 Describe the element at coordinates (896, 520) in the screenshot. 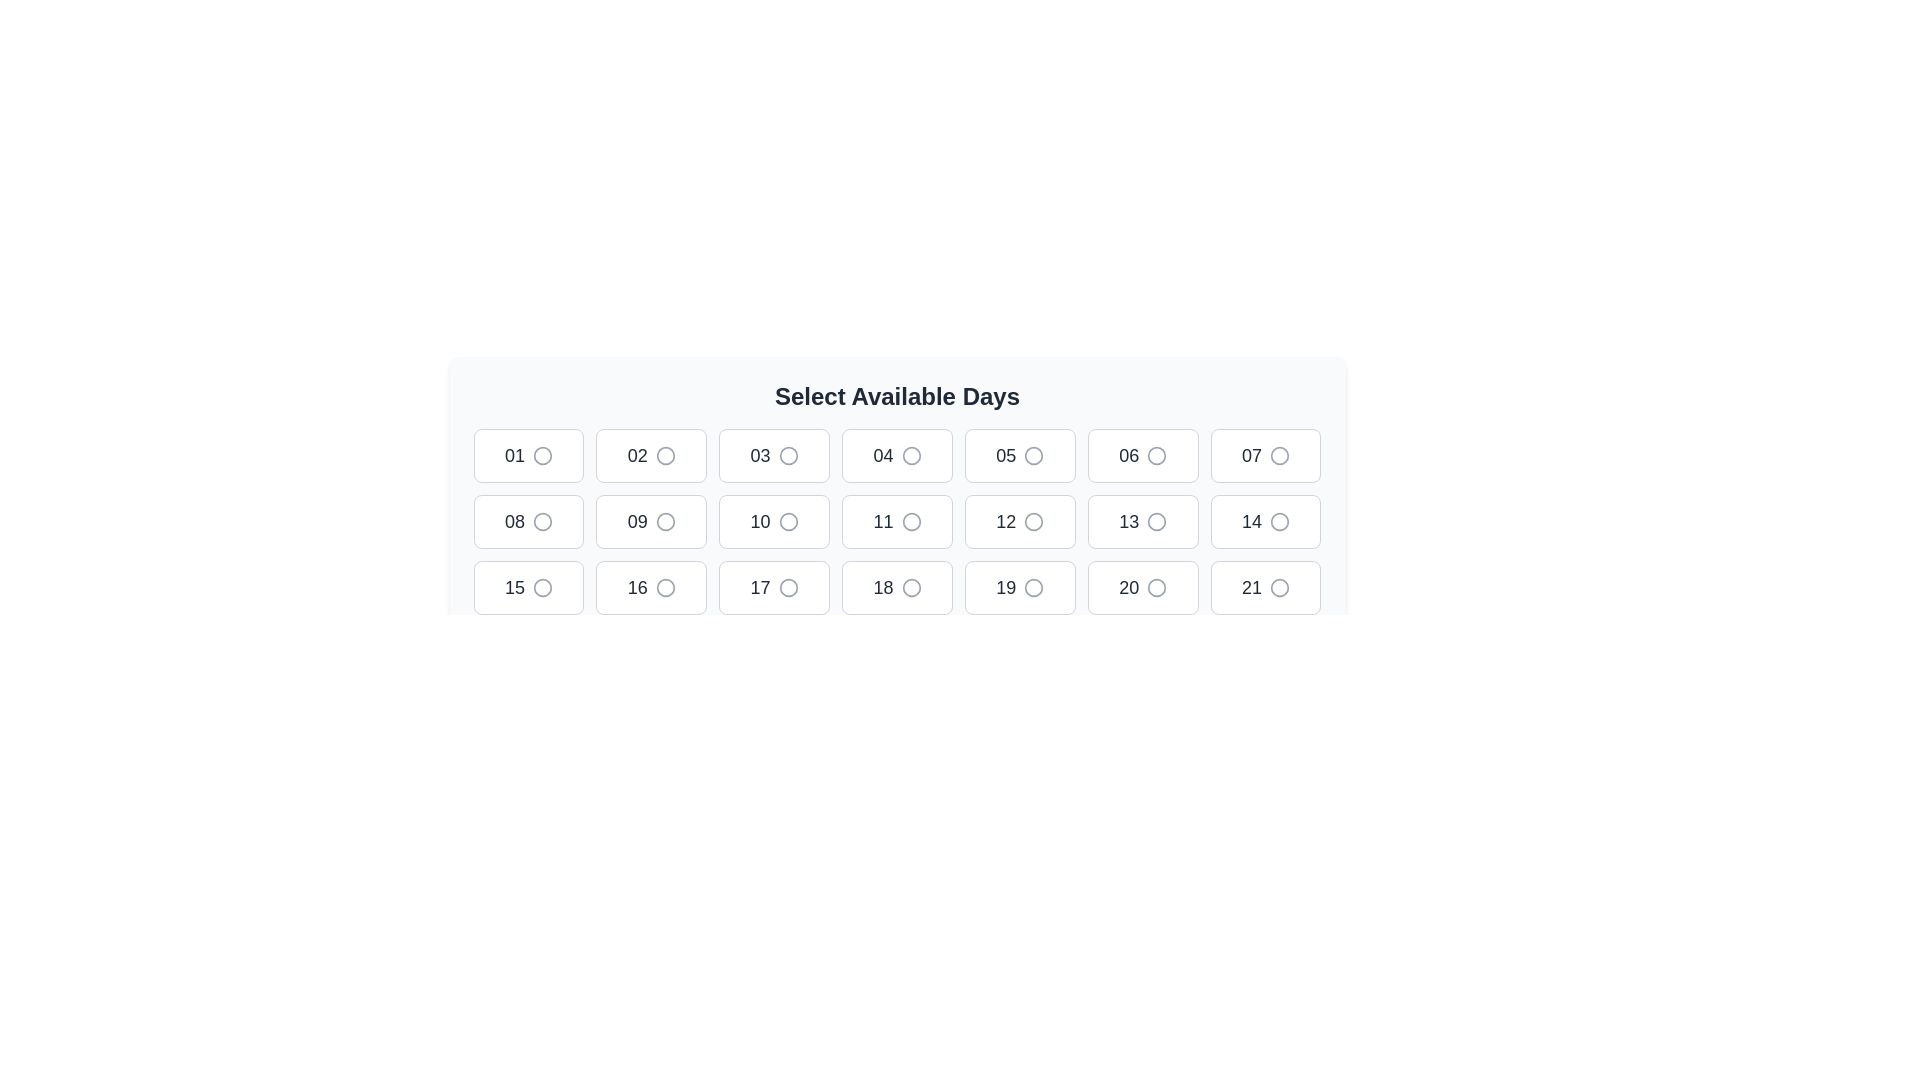

I see `the button for selecting the day '11' located in the fifth column of the second row under 'Select Available Days'` at that location.